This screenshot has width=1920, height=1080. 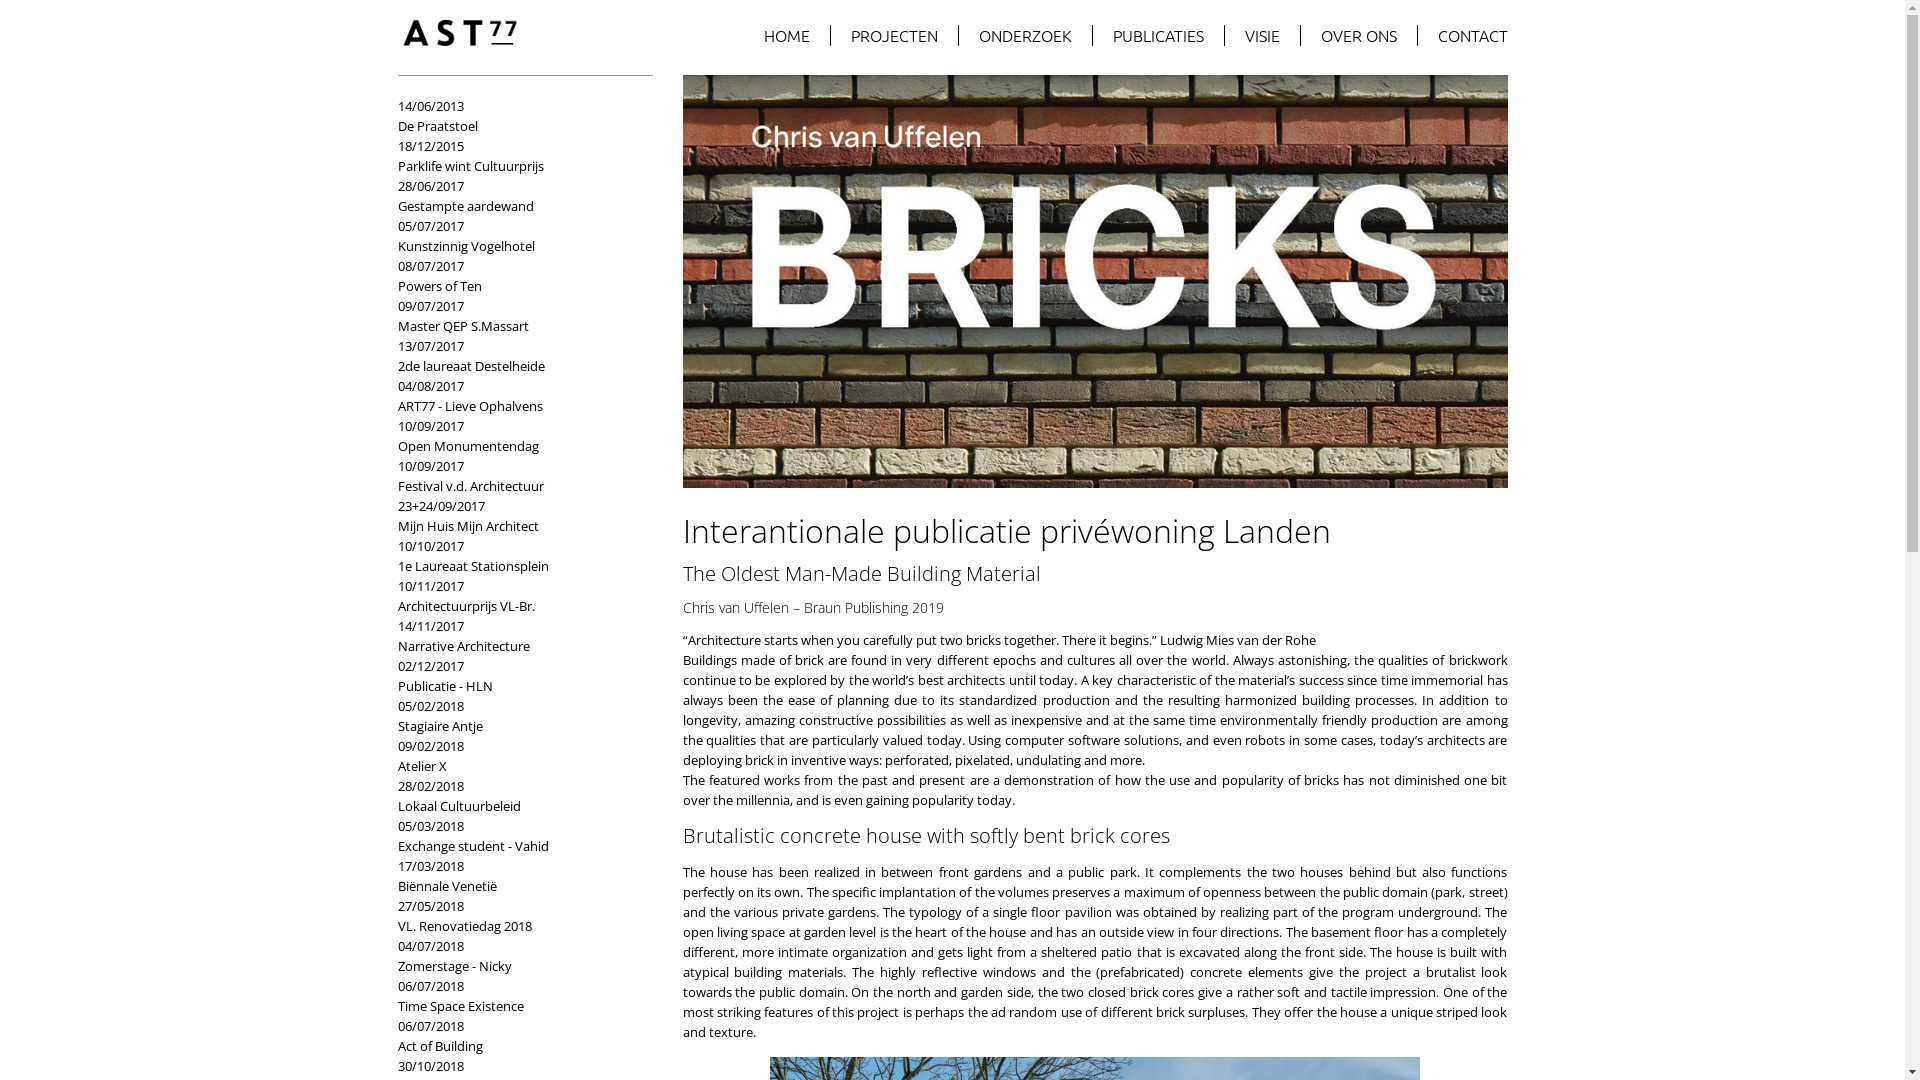 I want to click on '18/12/2015, so click(x=515, y=154).